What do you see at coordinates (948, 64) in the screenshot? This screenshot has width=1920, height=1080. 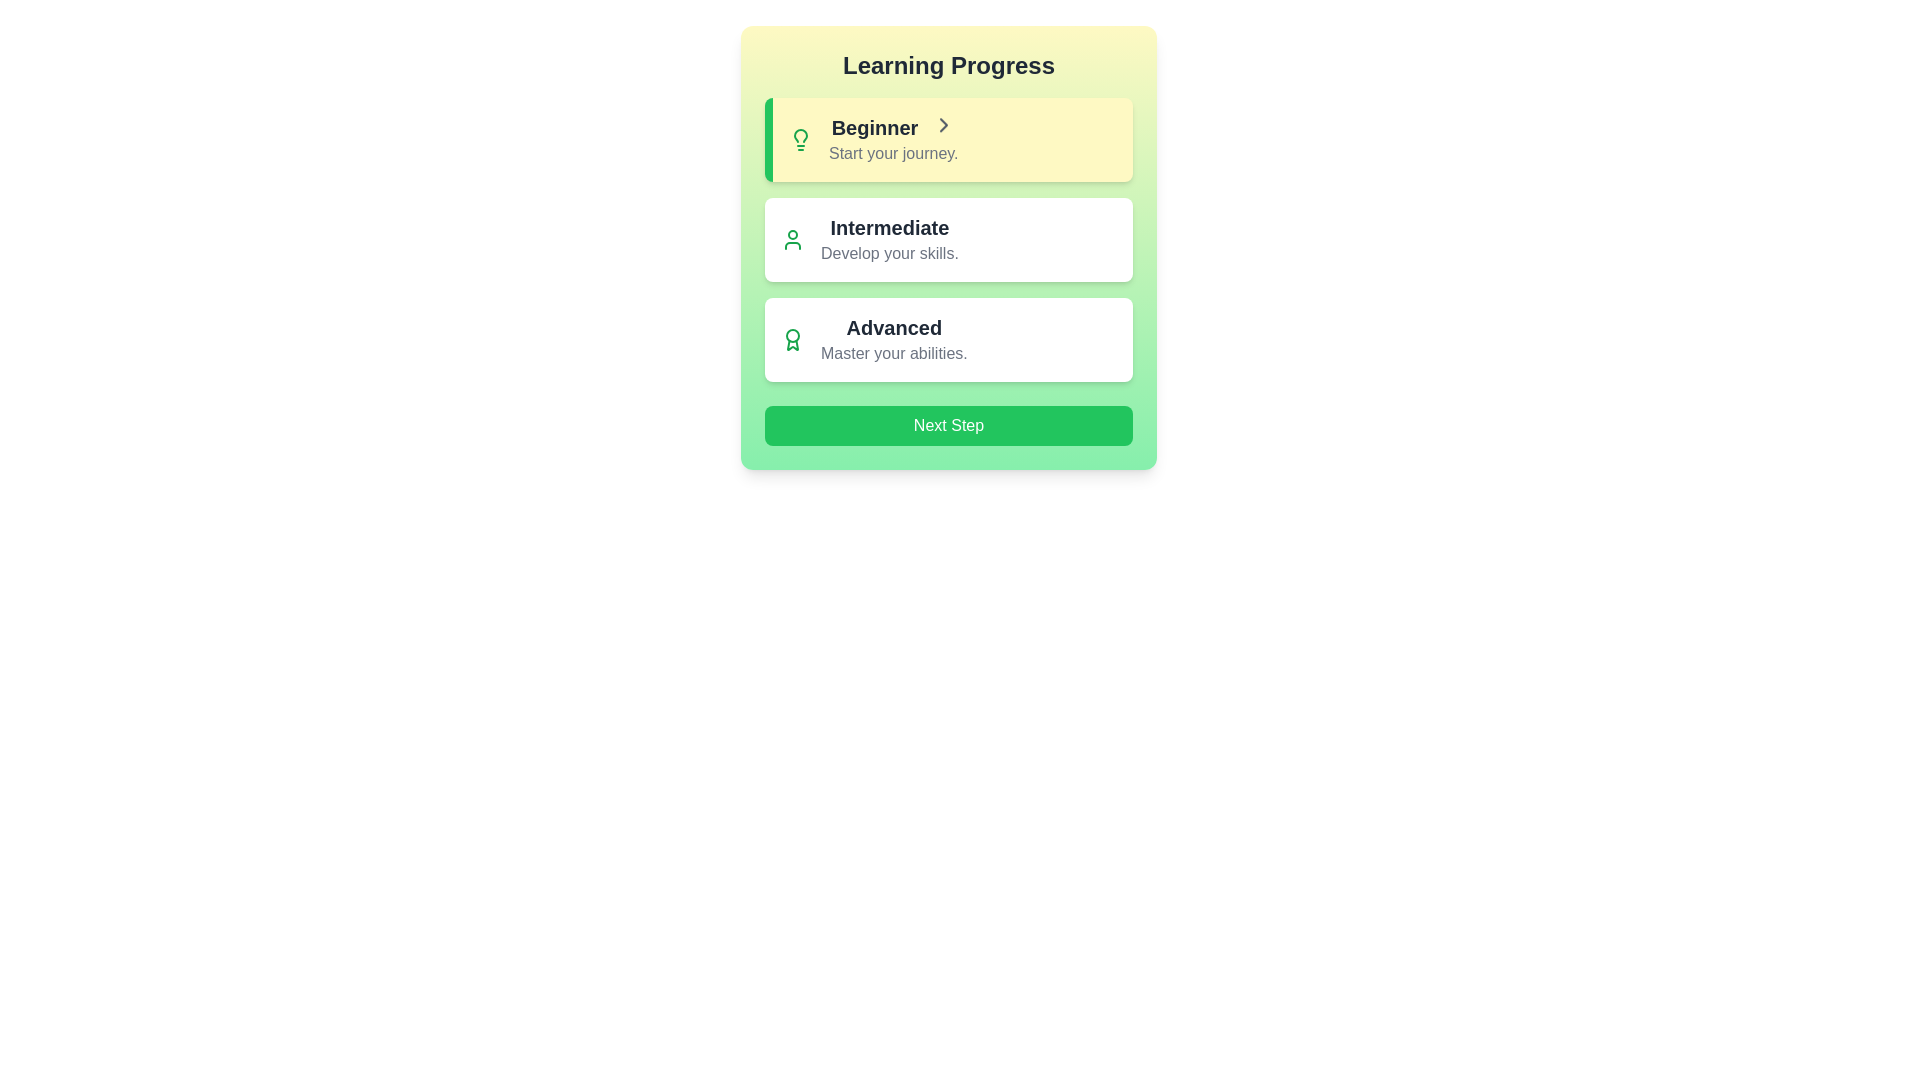 I see `the 'Learning Progress' text element, which is styled in bold, large dark gray font, serving as a header above the progress levels` at bounding box center [948, 64].